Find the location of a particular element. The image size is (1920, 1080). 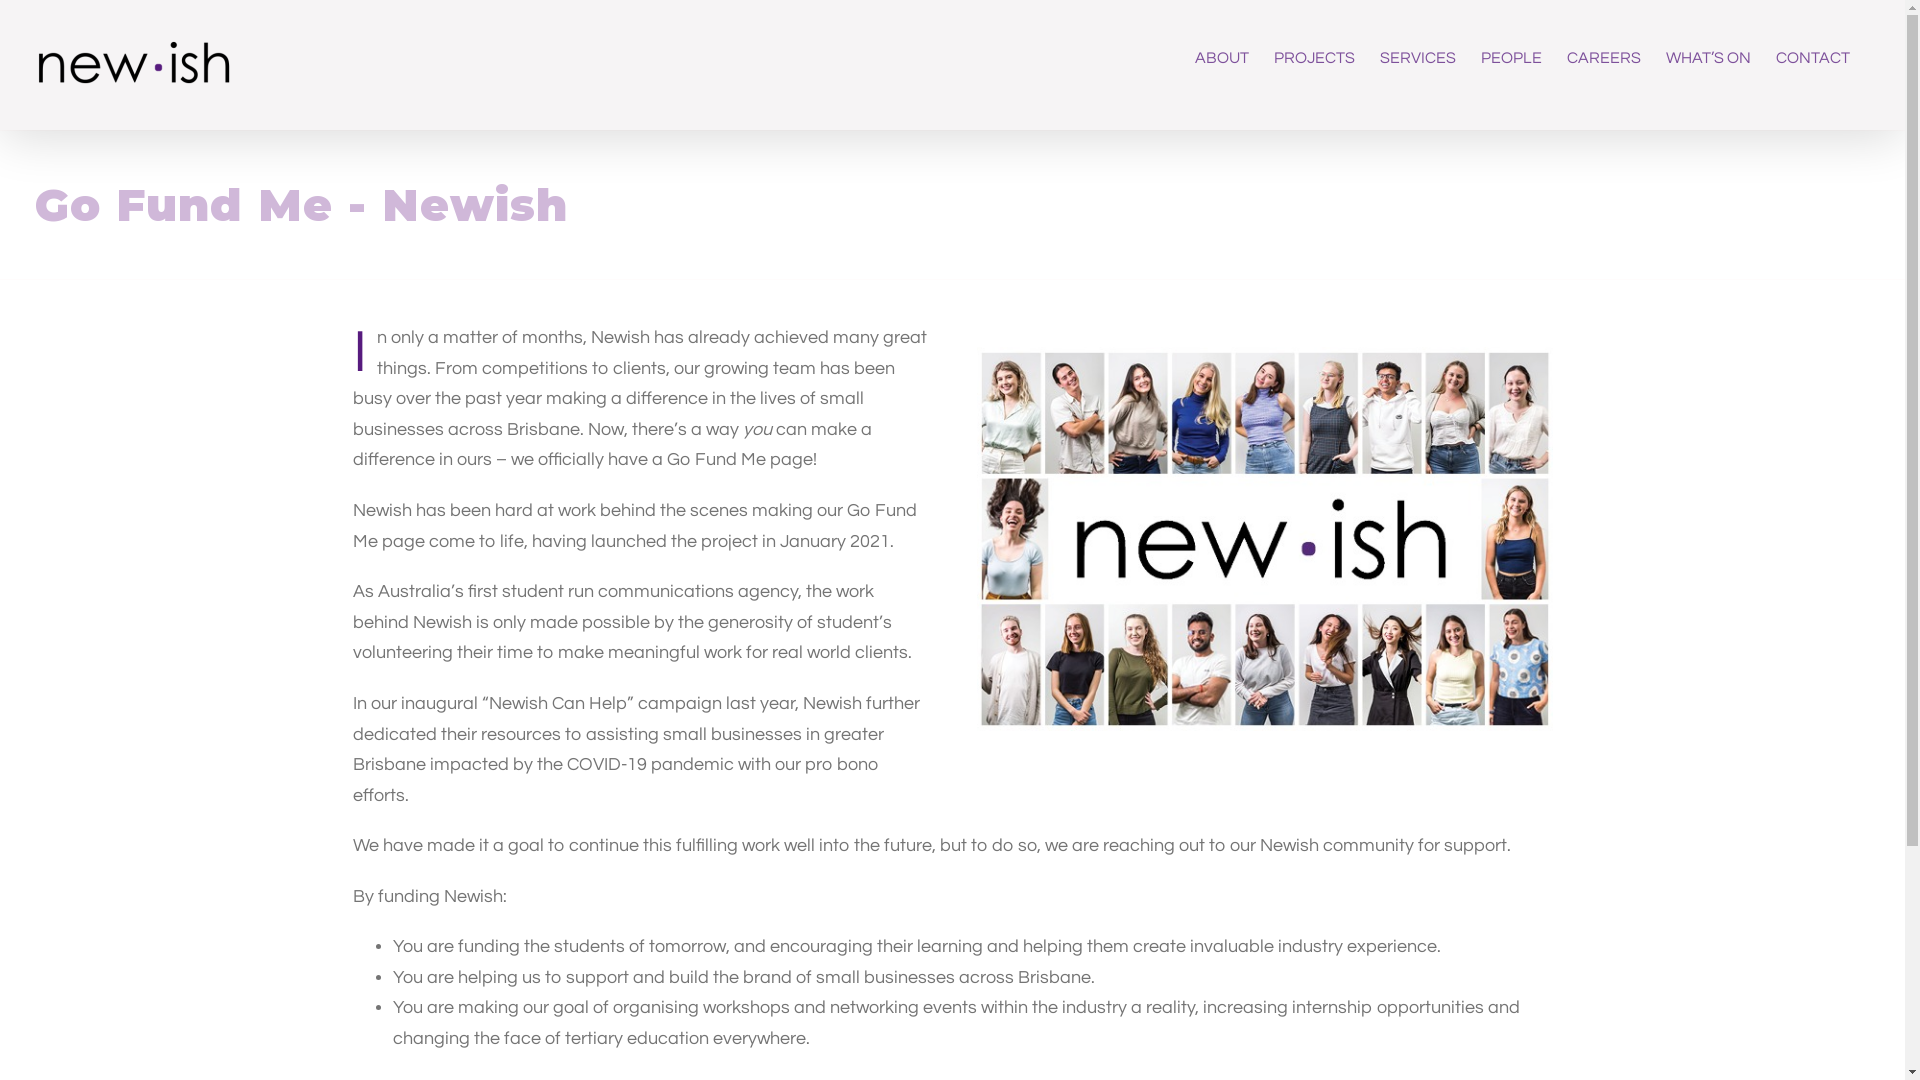

'CONTACT' is located at coordinates (1776, 56).